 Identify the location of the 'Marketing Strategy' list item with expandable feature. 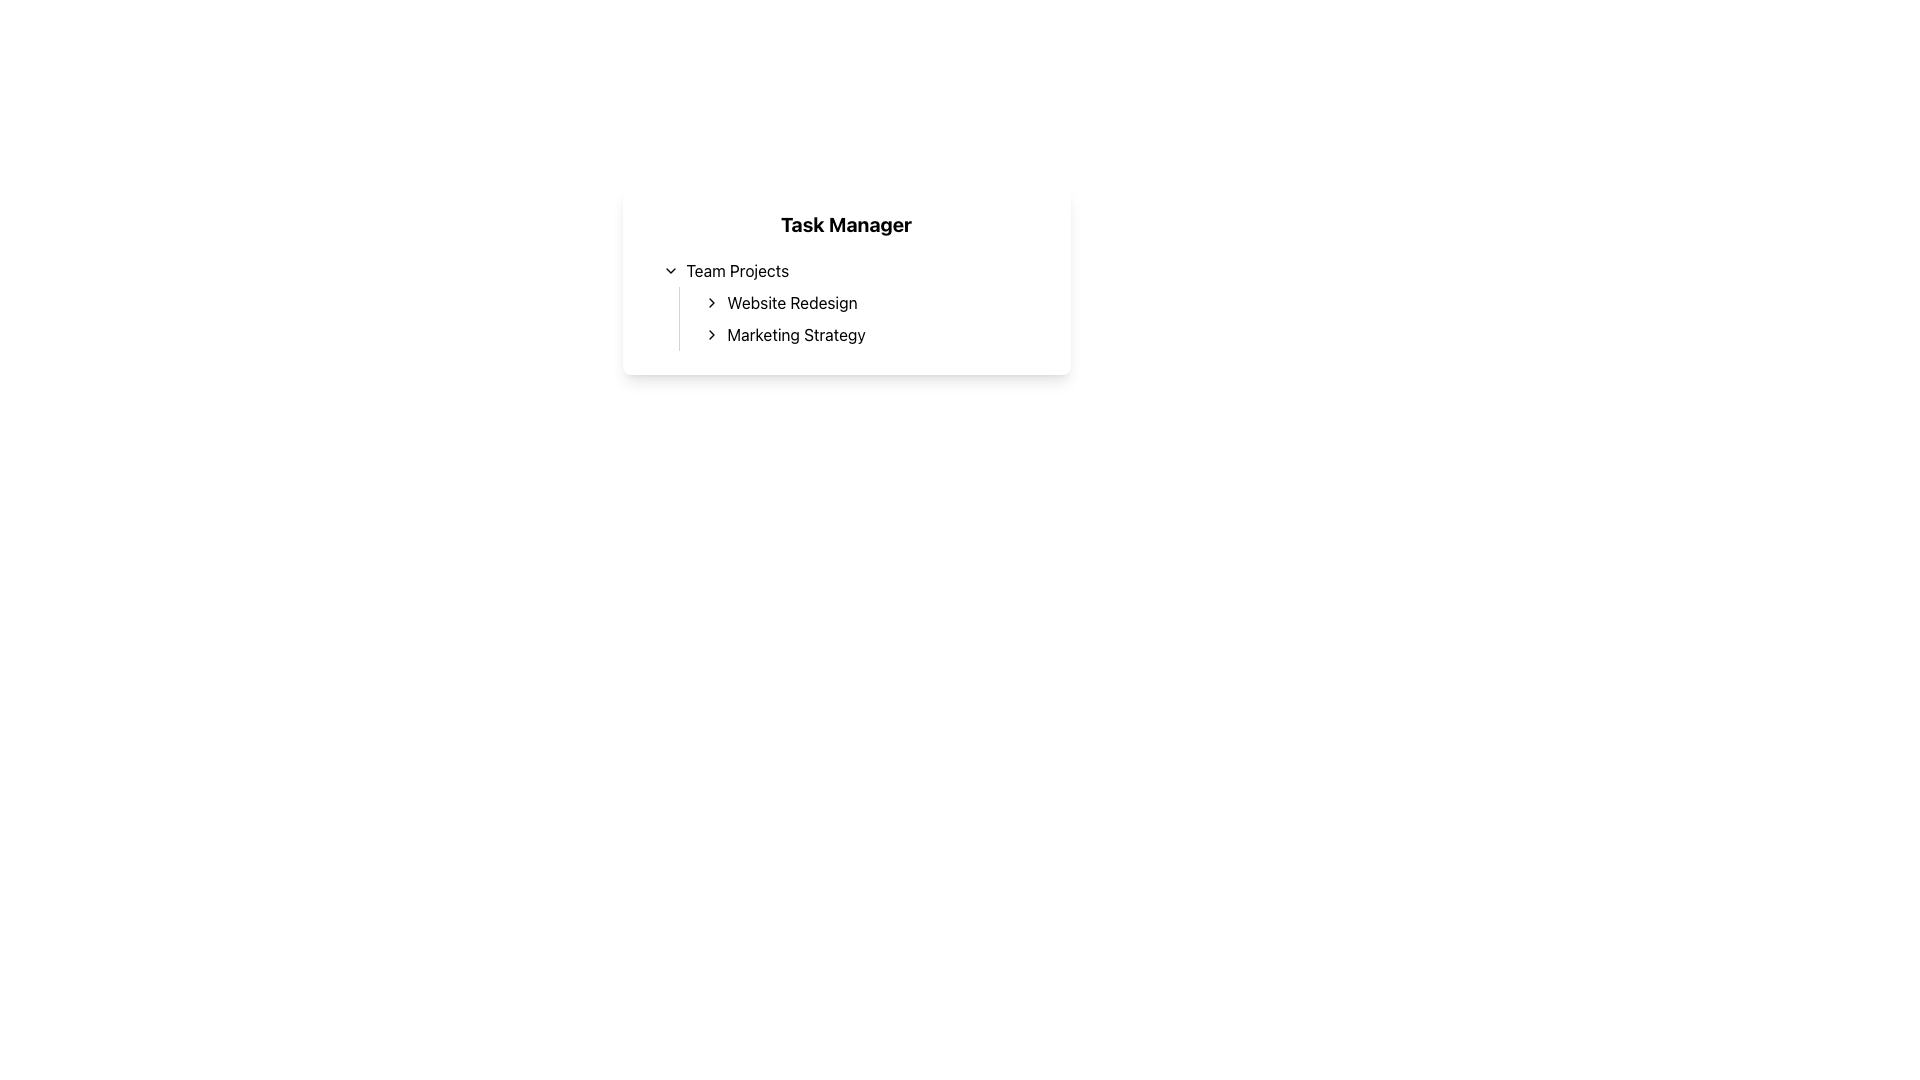
(874, 334).